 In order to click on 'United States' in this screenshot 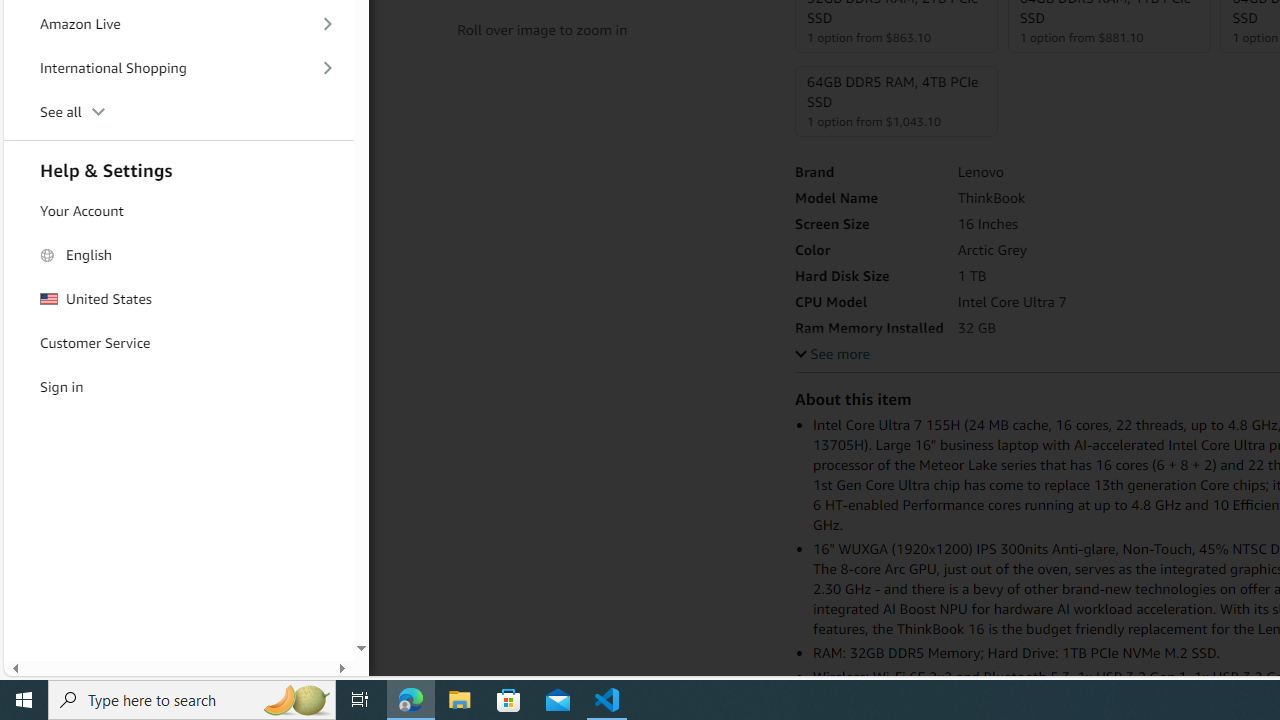, I will do `click(179, 299)`.